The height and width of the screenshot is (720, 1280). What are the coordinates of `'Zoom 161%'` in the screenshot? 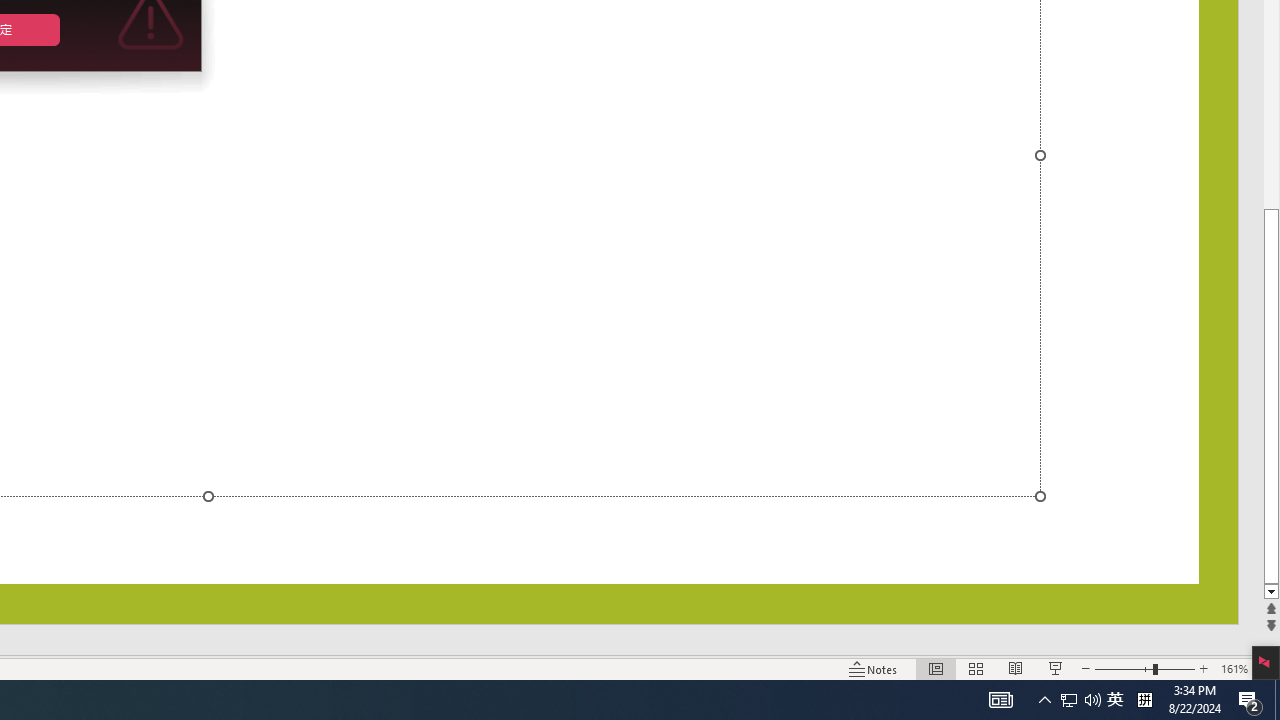 It's located at (1233, 669).